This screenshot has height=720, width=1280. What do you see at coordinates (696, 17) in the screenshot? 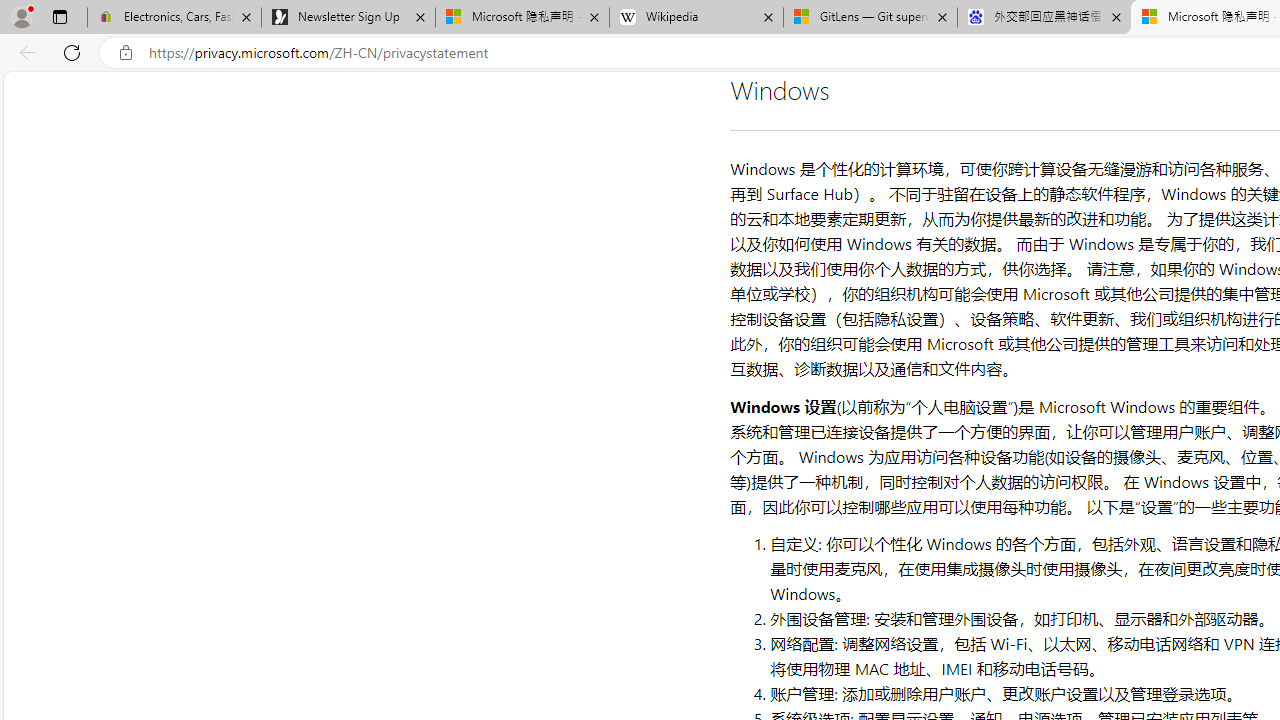
I see `'Wikipedia'` at bounding box center [696, 17].